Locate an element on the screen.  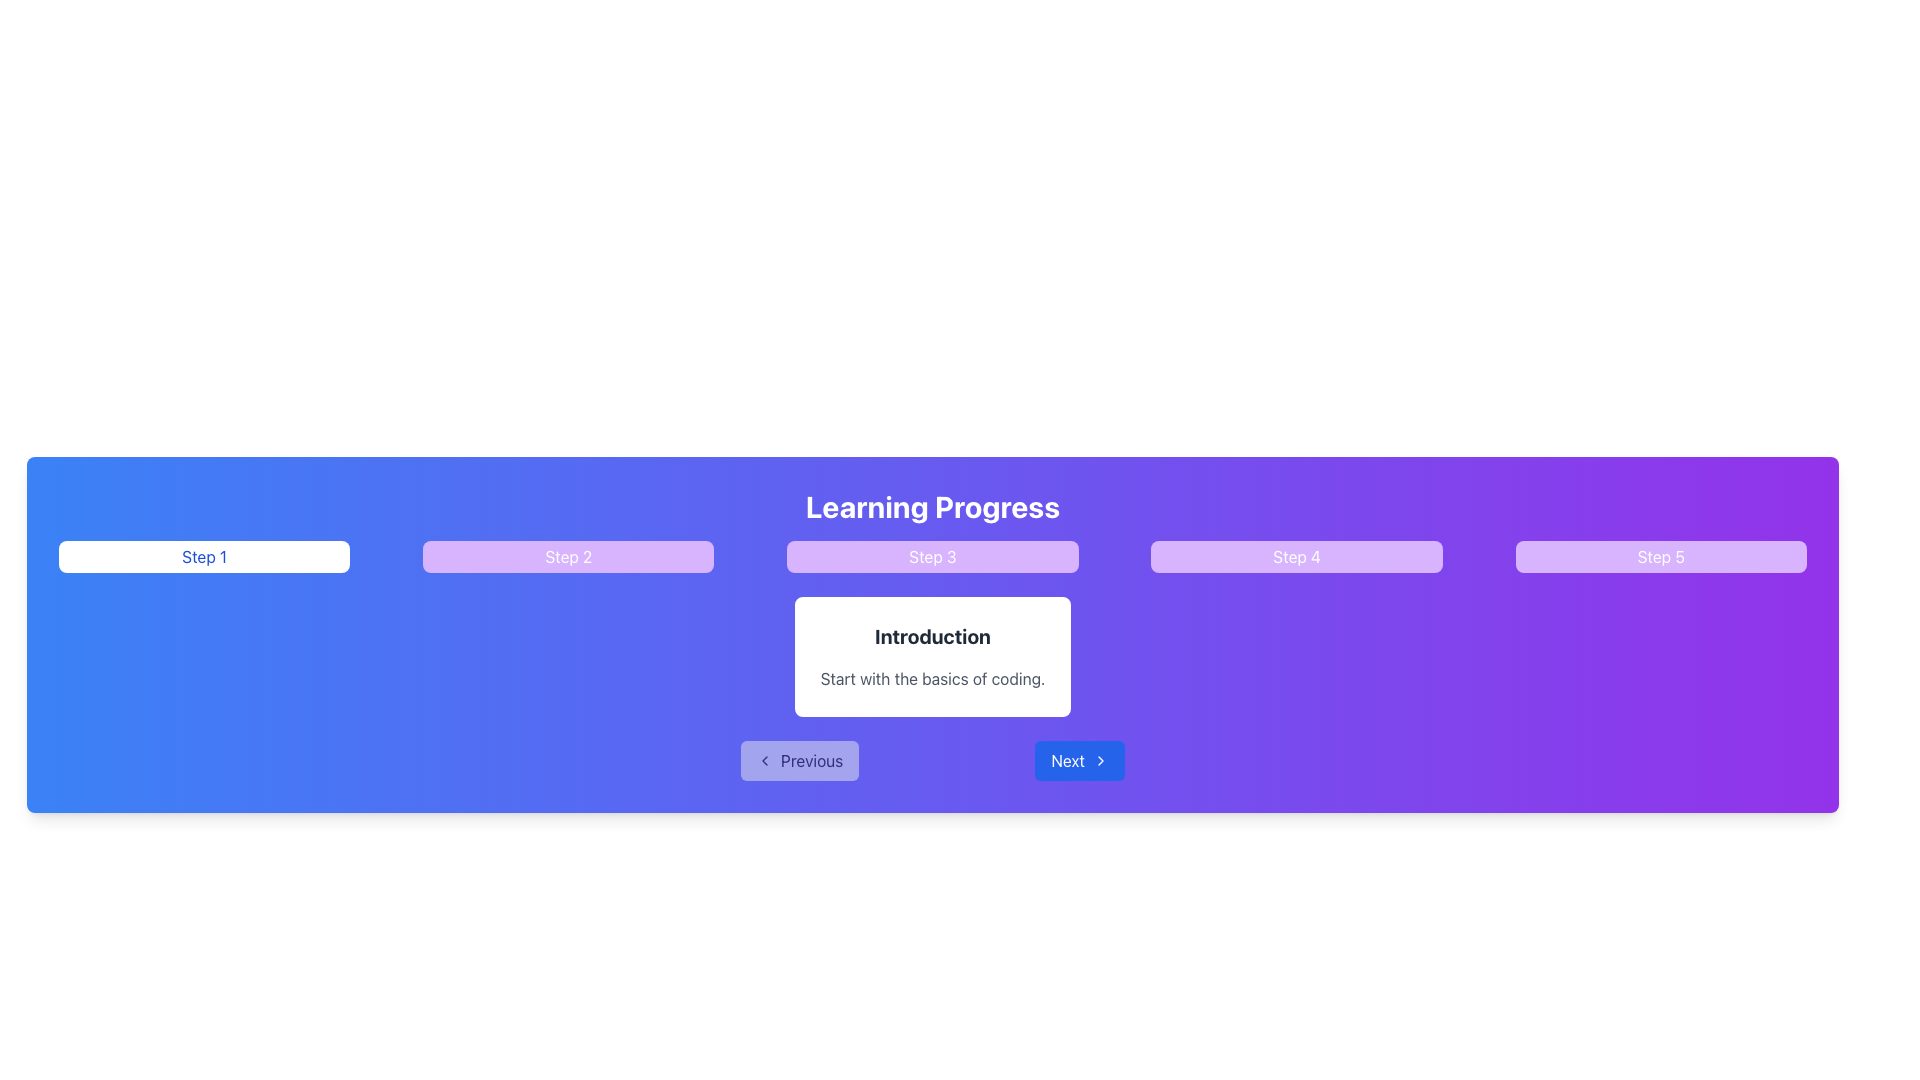
the chevron SVG icon on the 'Previous' button located in the lower-left area of the interface, which represents a backward navigation action is located at coordinates (763, 760).